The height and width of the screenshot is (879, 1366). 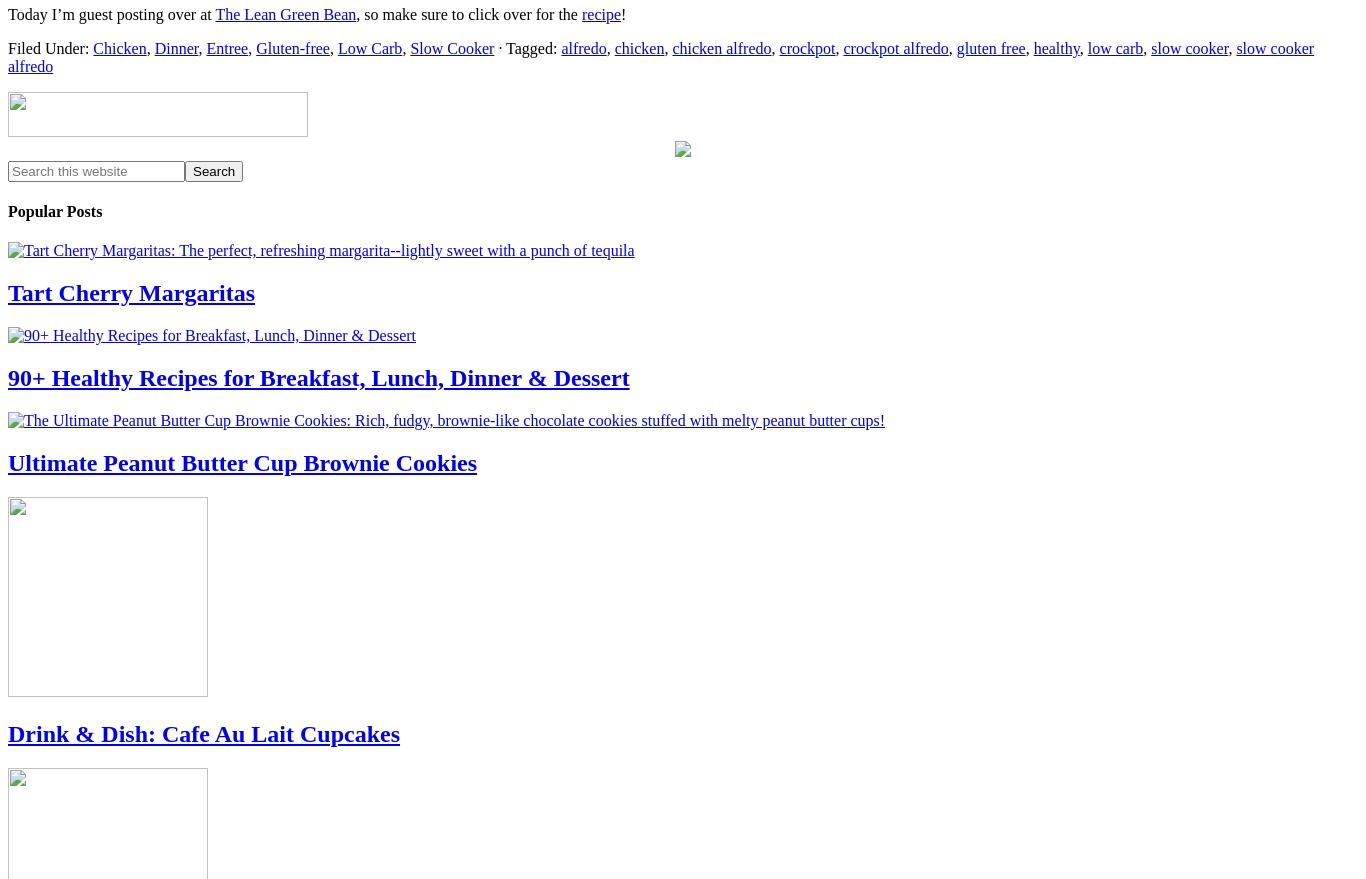 I want to click on 'low carb', so click(x=1114, y=47).